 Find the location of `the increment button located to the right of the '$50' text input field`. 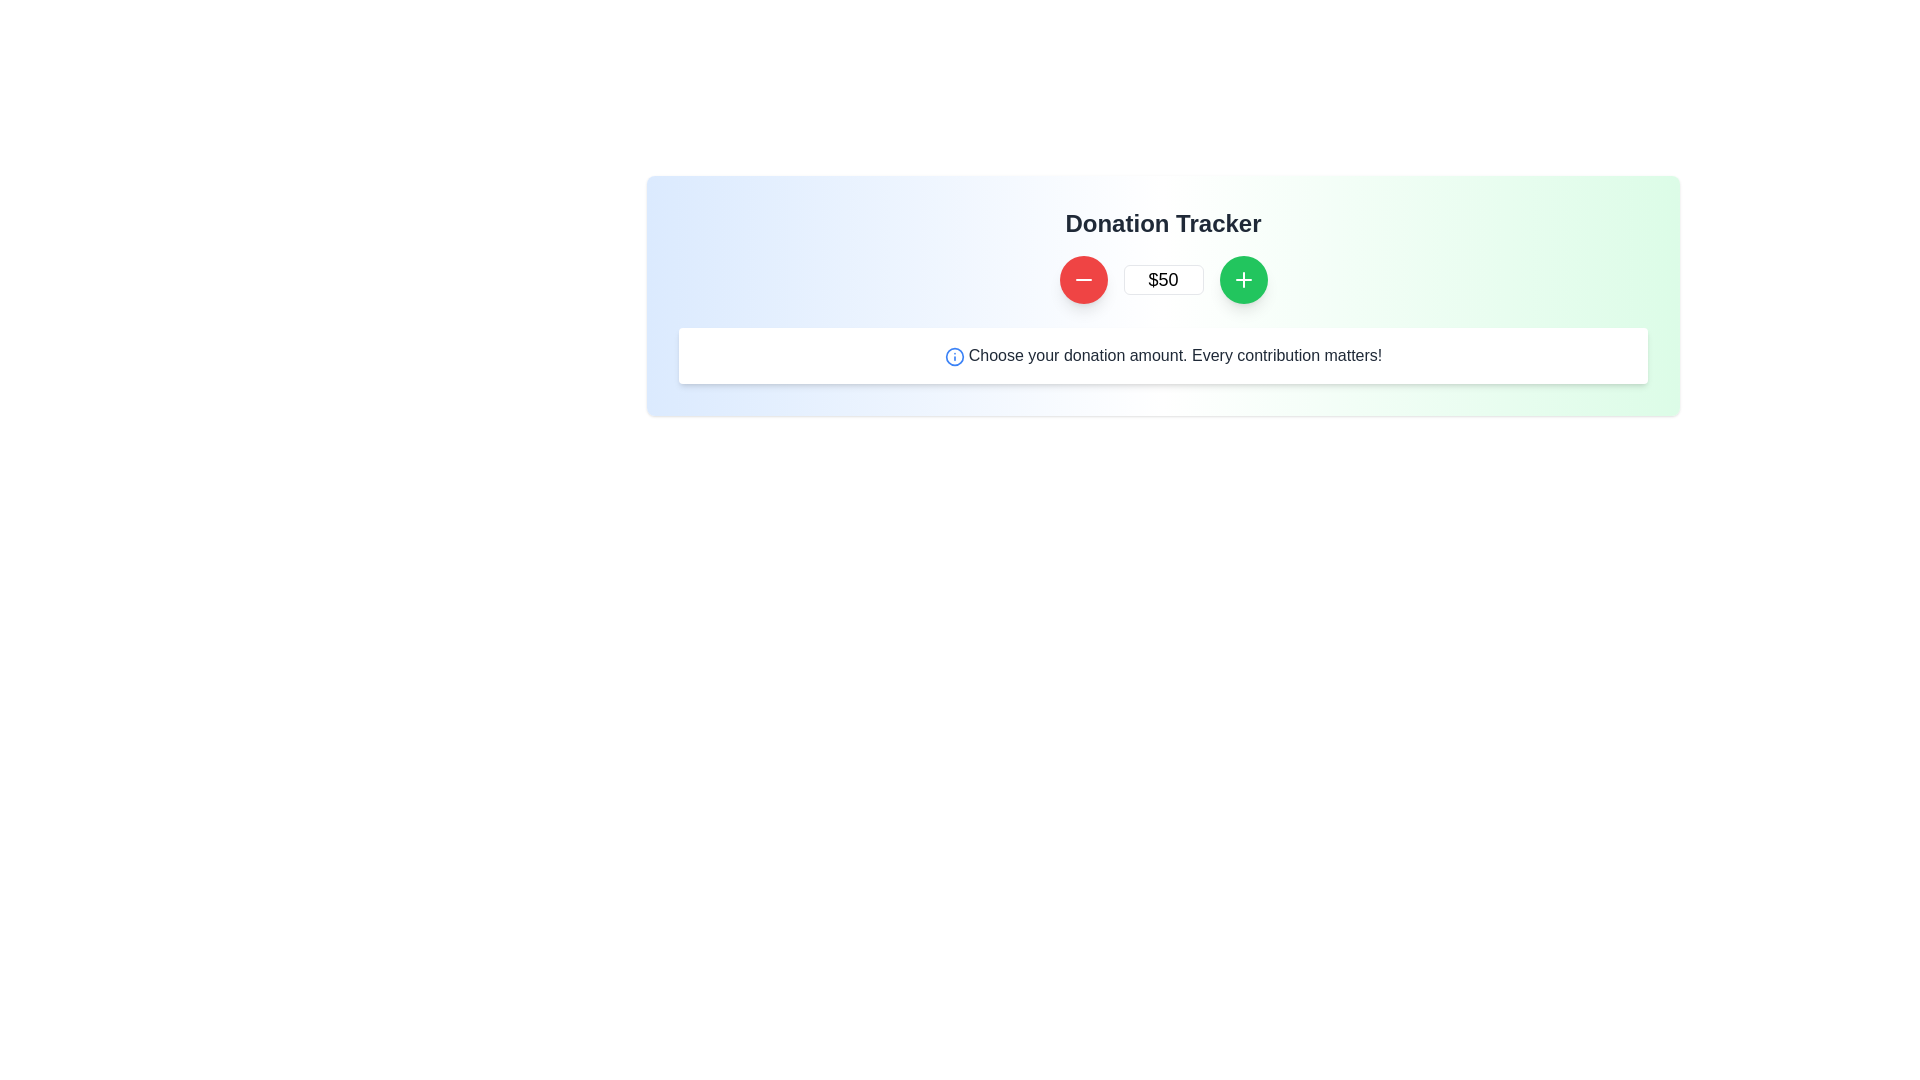

the increment button located to the right of the '$50' text input field is located at coordinates (1242, 280).